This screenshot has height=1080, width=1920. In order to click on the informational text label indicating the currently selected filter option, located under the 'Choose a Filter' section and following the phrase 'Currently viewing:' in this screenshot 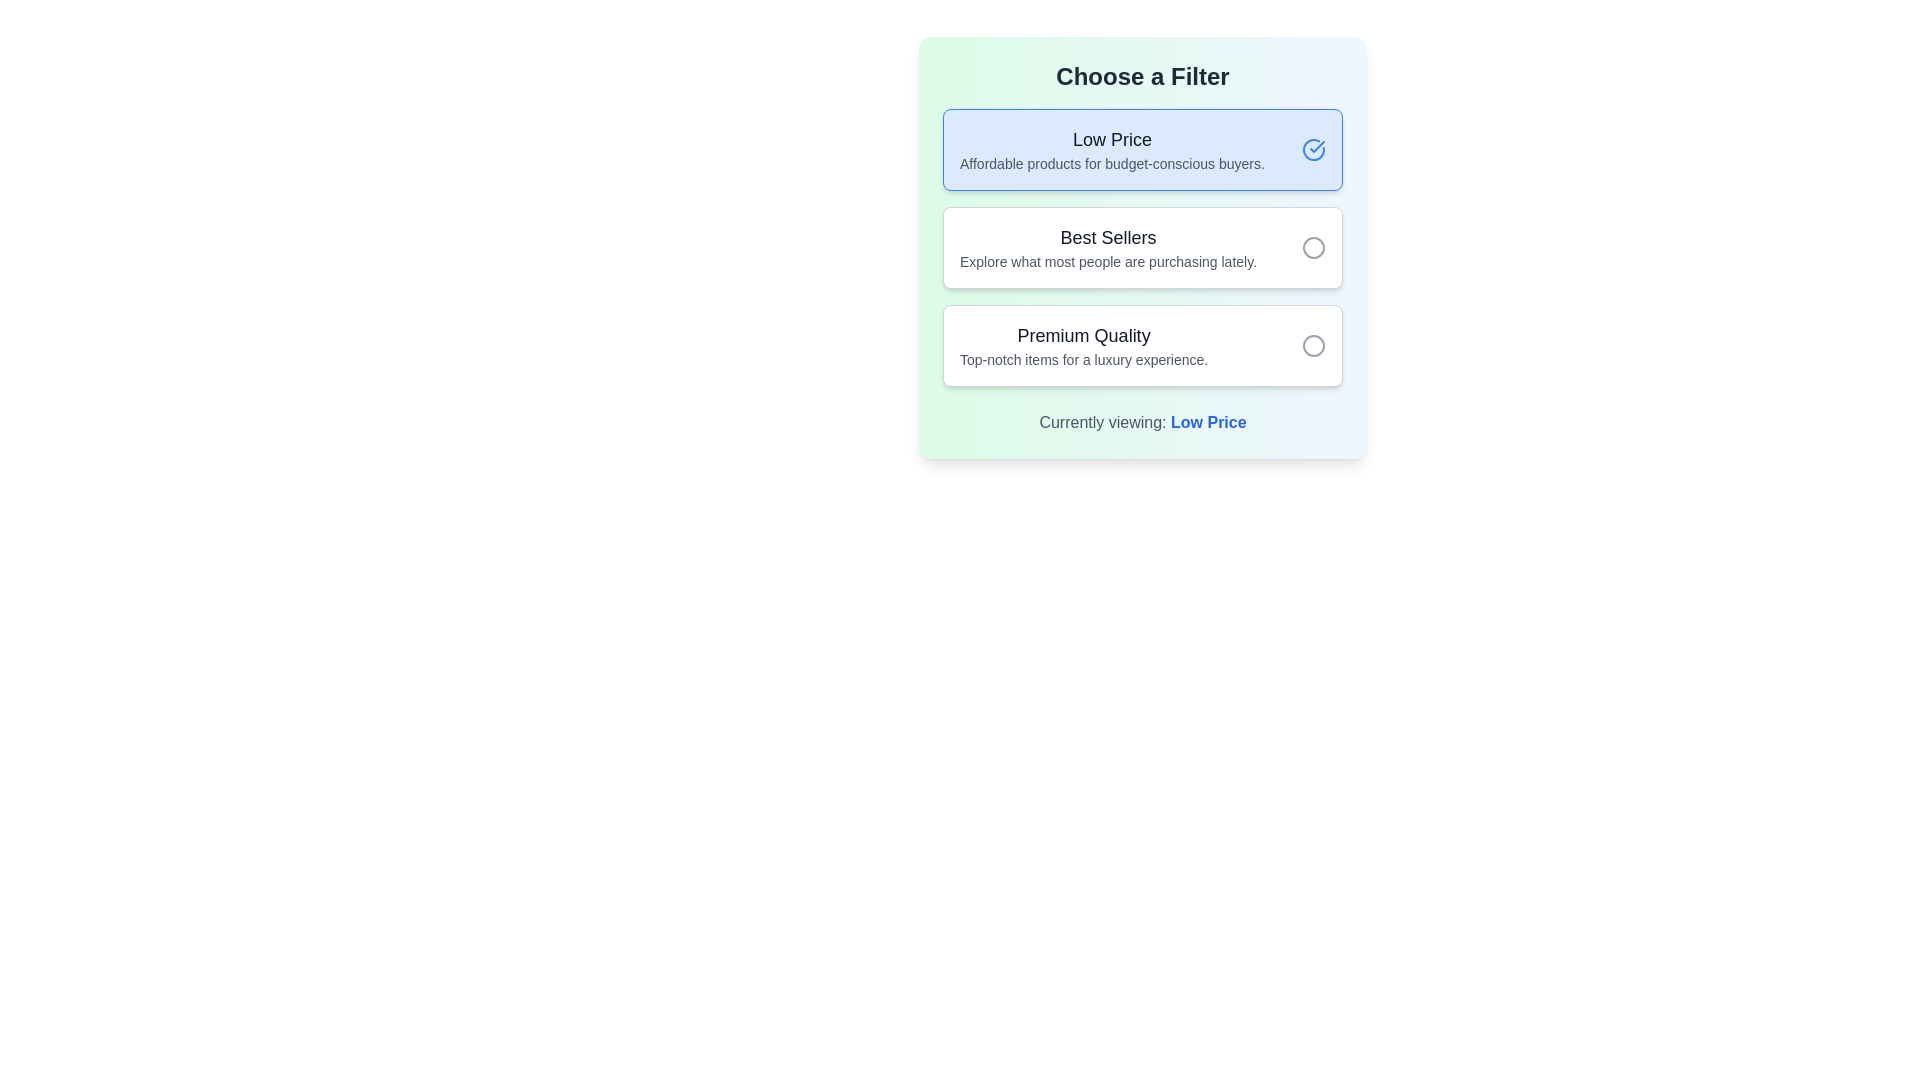, I will do `click(1207, 421)`.